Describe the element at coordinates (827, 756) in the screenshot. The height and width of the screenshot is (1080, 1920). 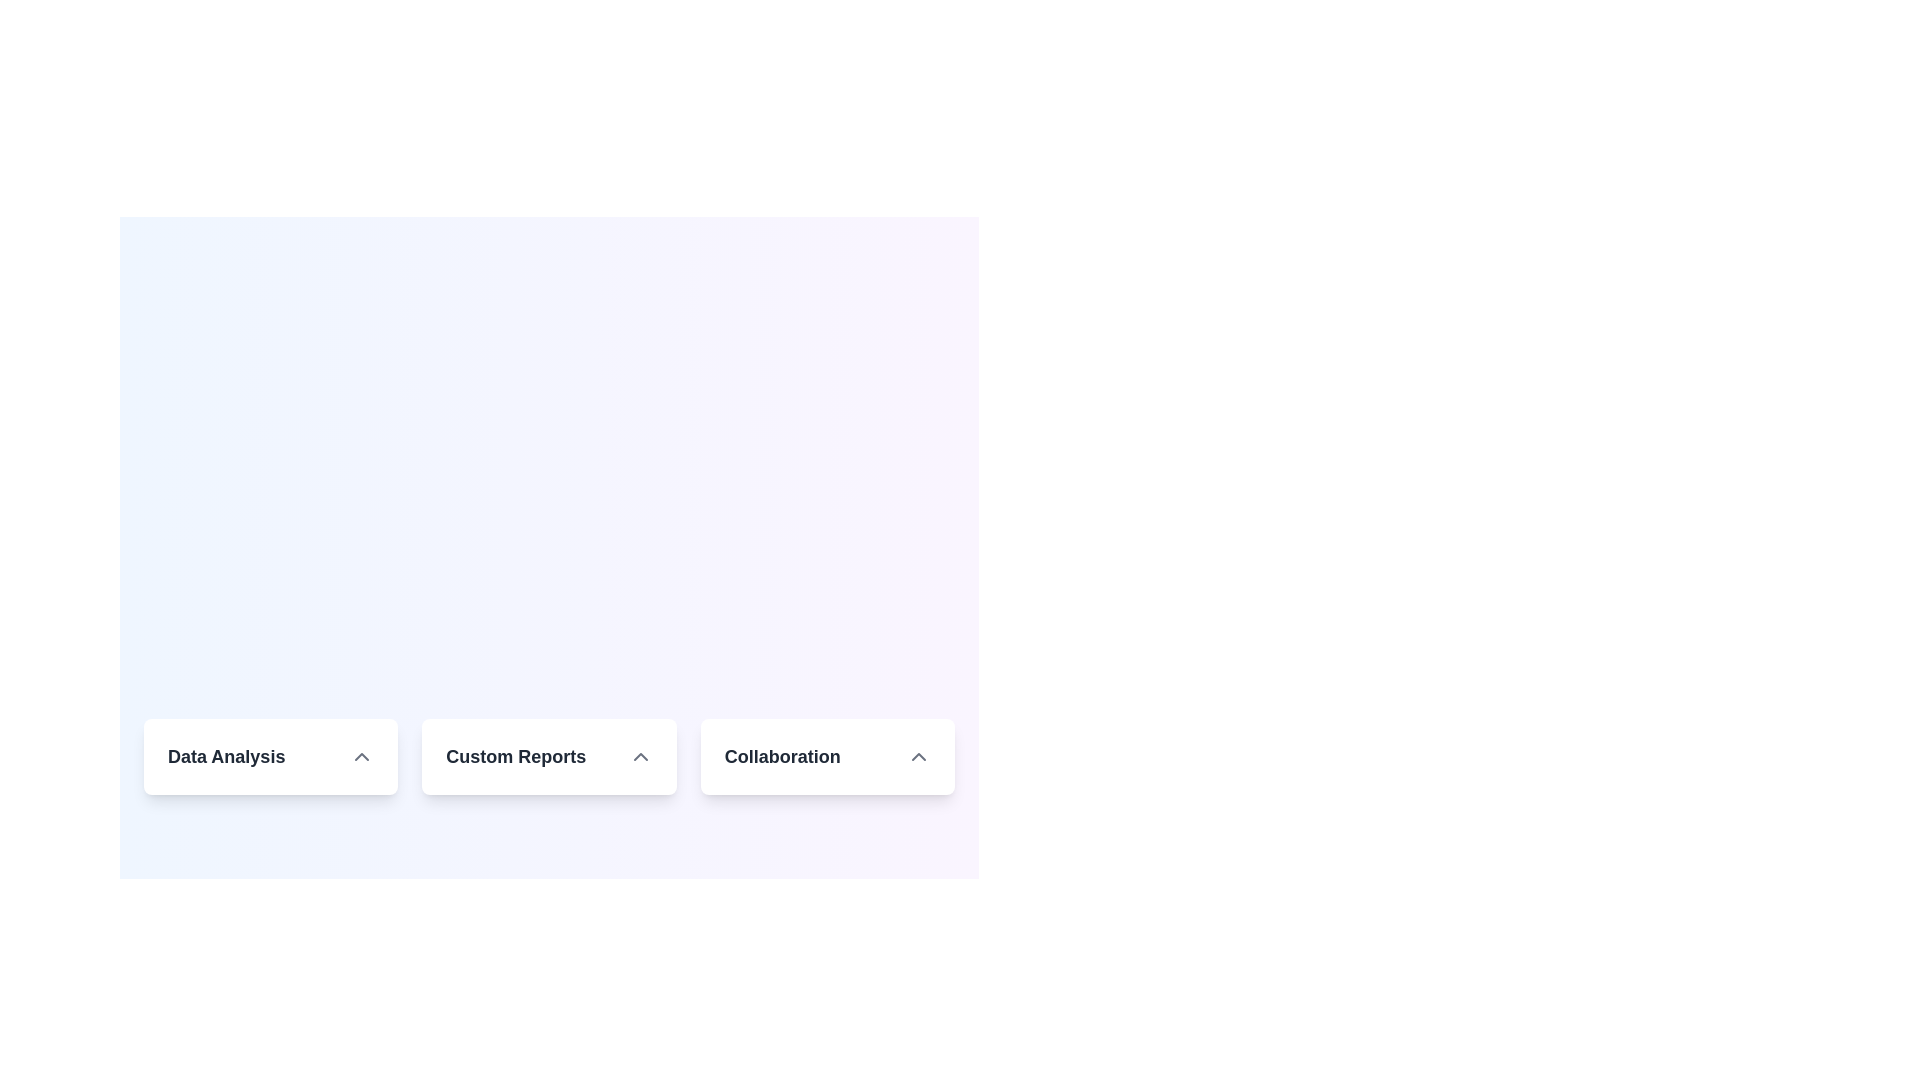
I see `the third button in the row of collaboration buttons` at that location.